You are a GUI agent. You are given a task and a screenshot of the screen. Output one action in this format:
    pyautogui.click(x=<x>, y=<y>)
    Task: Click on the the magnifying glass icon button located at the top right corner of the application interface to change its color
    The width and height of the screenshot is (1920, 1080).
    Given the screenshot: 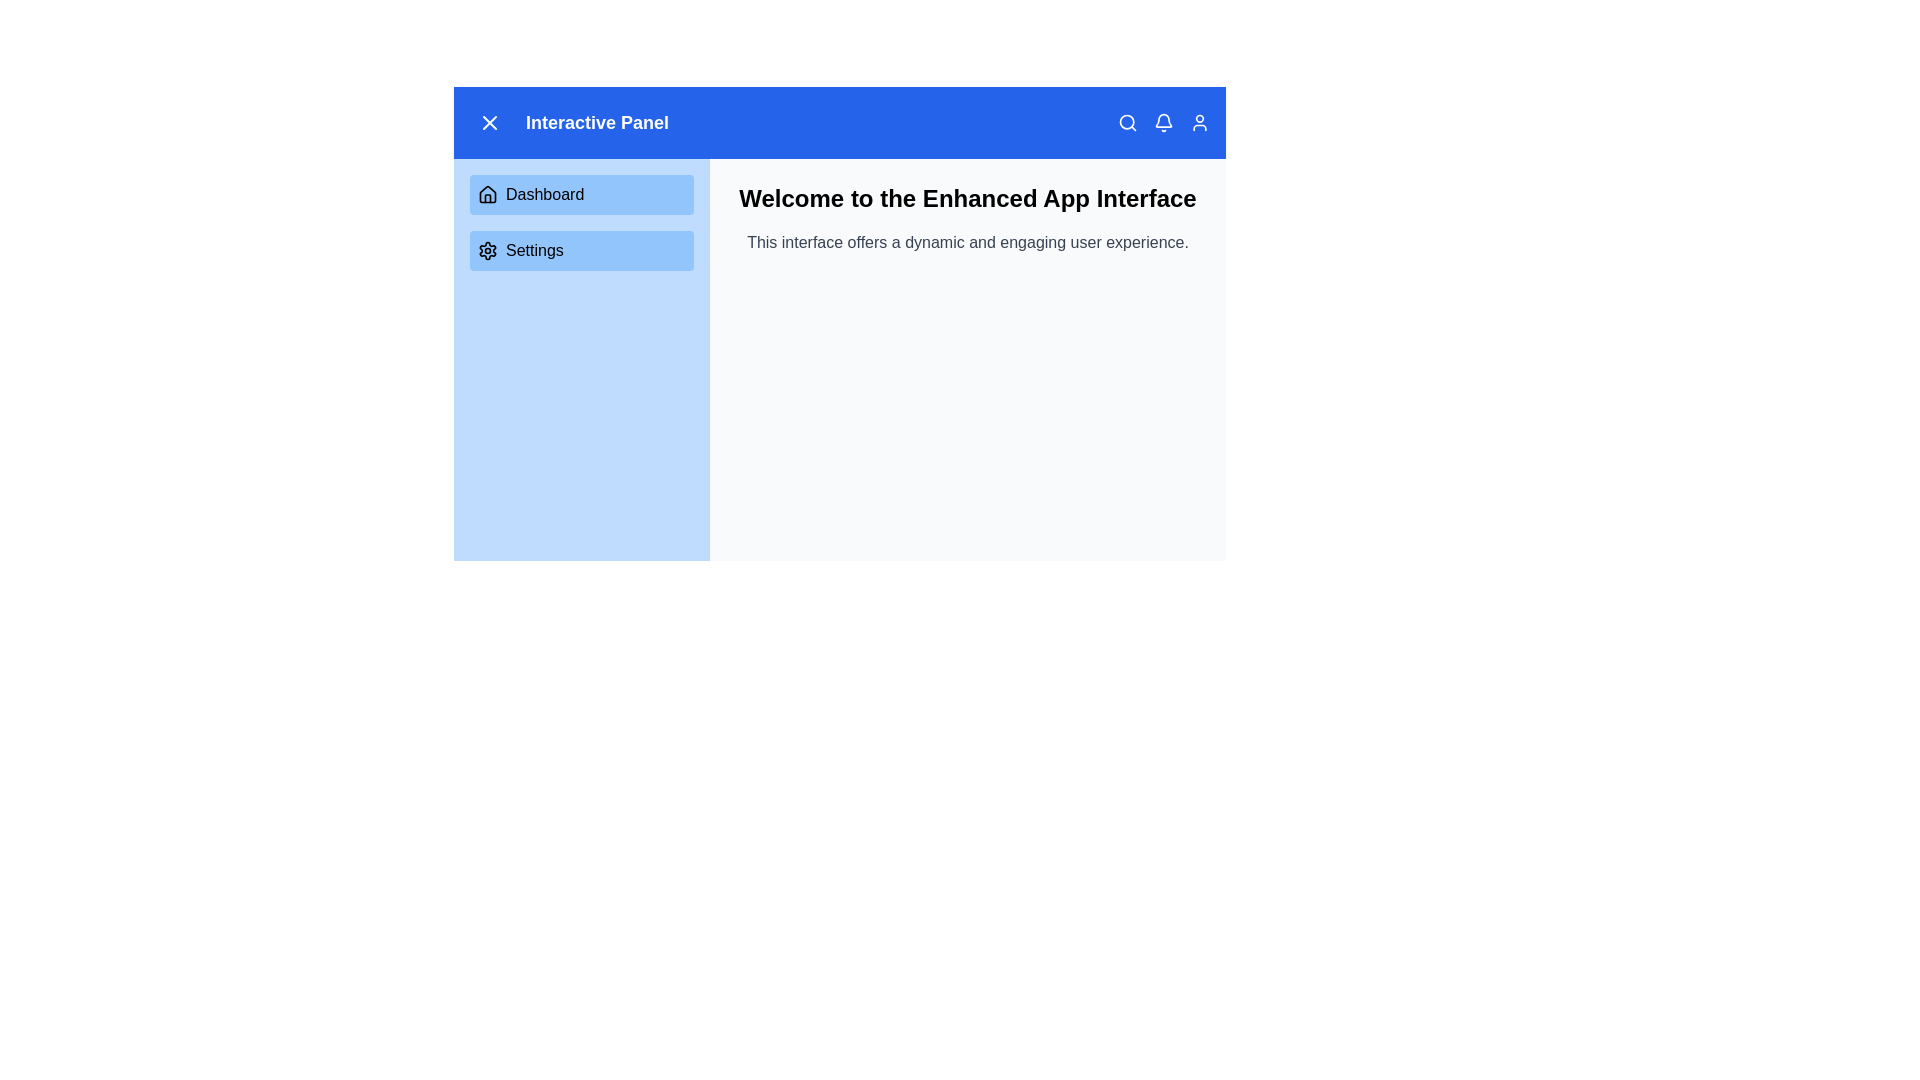 What is the action you would take?
    pyautogui.click(x=1128, y=123)
    